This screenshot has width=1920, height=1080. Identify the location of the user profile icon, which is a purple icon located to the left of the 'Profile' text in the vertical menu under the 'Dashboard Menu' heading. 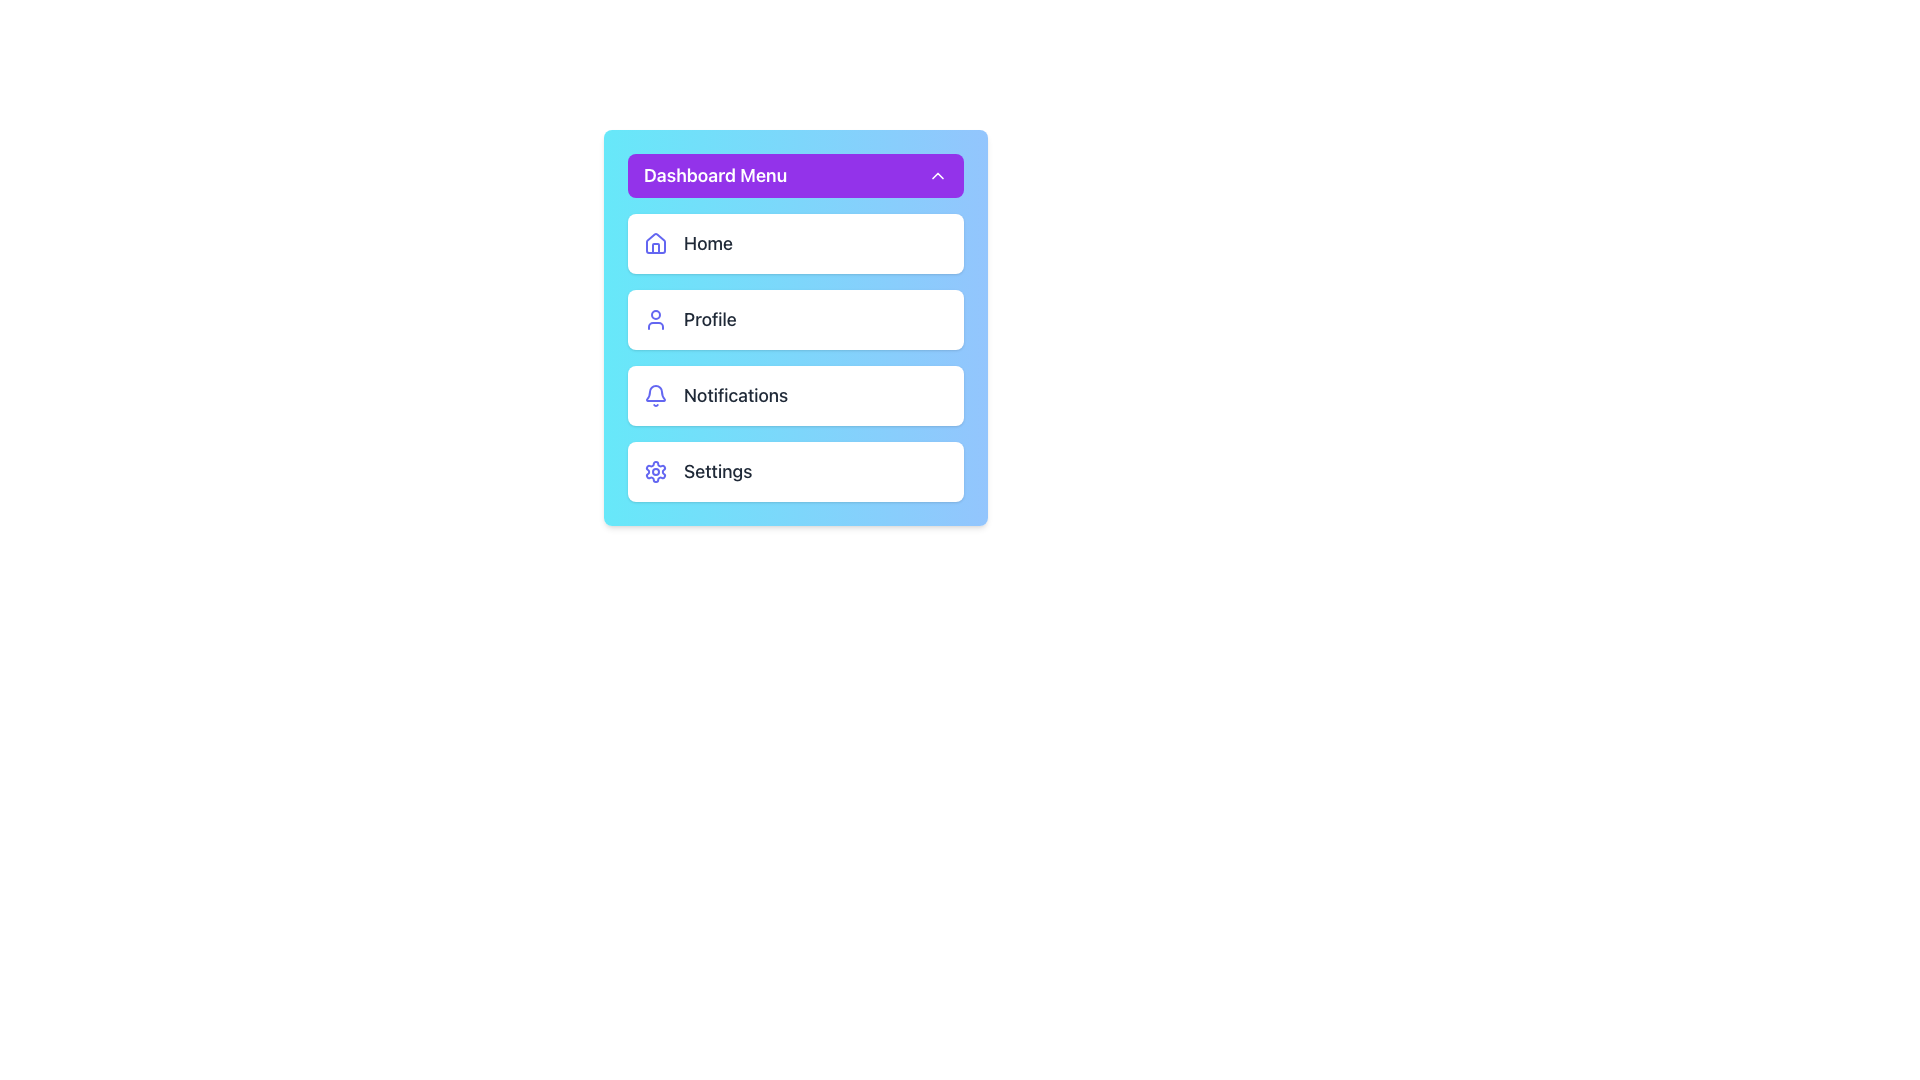
(656, 319).